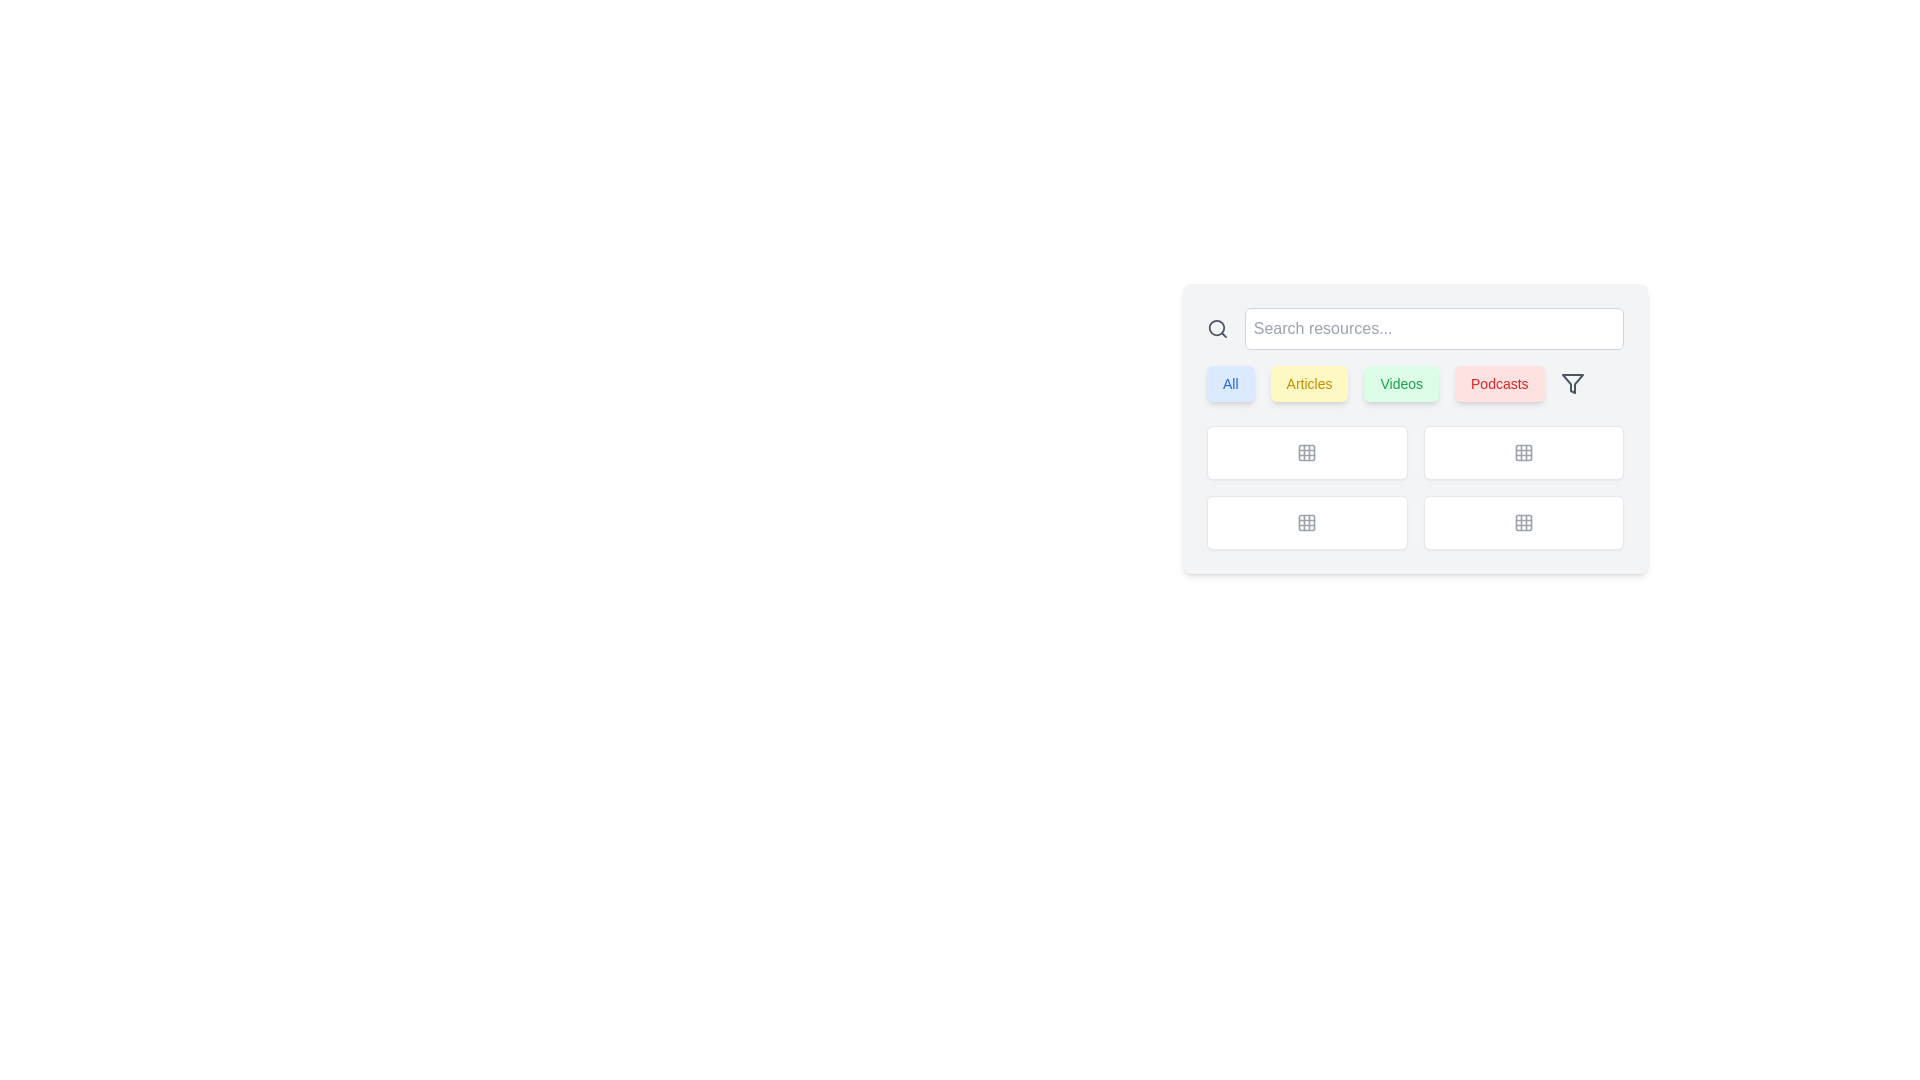 The image size is (1920, 1080). I want to click on the grid layout icon located, so click(1522, 522).